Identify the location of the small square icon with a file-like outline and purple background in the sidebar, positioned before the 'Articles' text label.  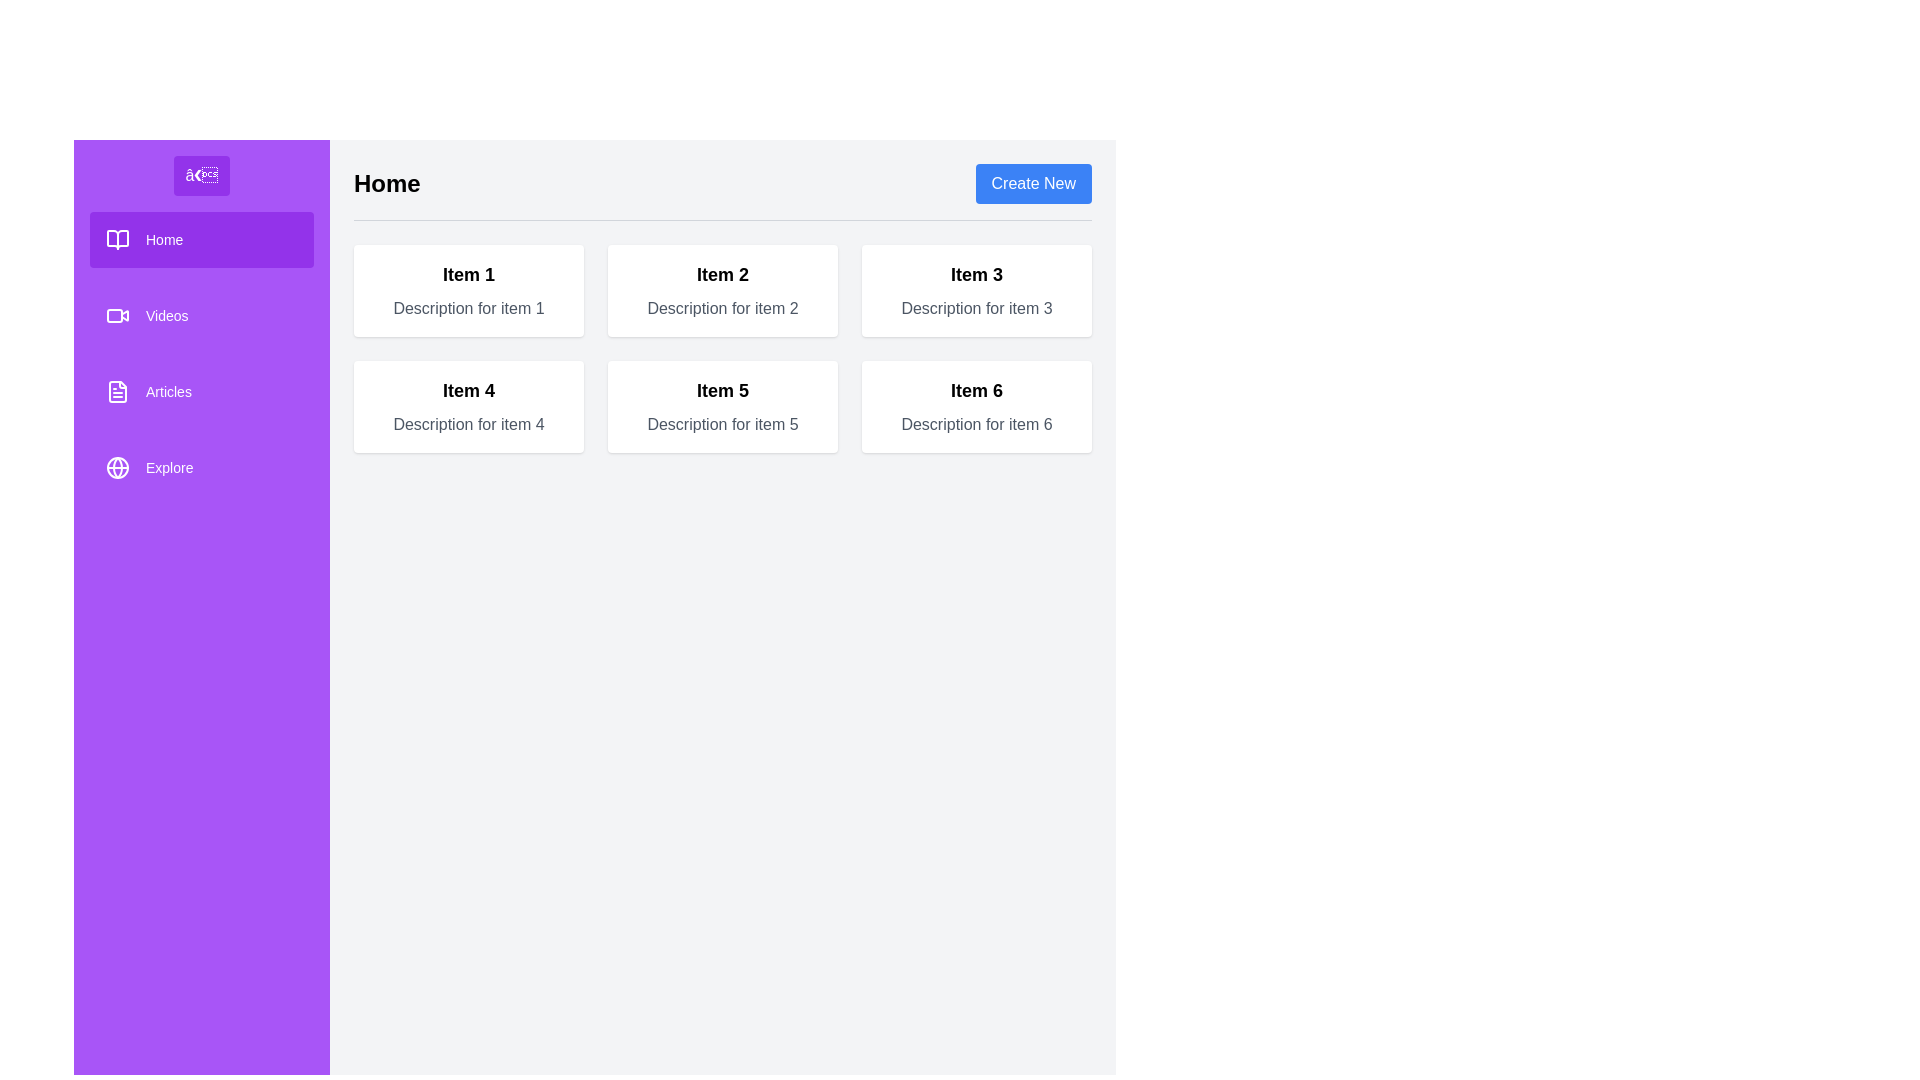
(117, 392).